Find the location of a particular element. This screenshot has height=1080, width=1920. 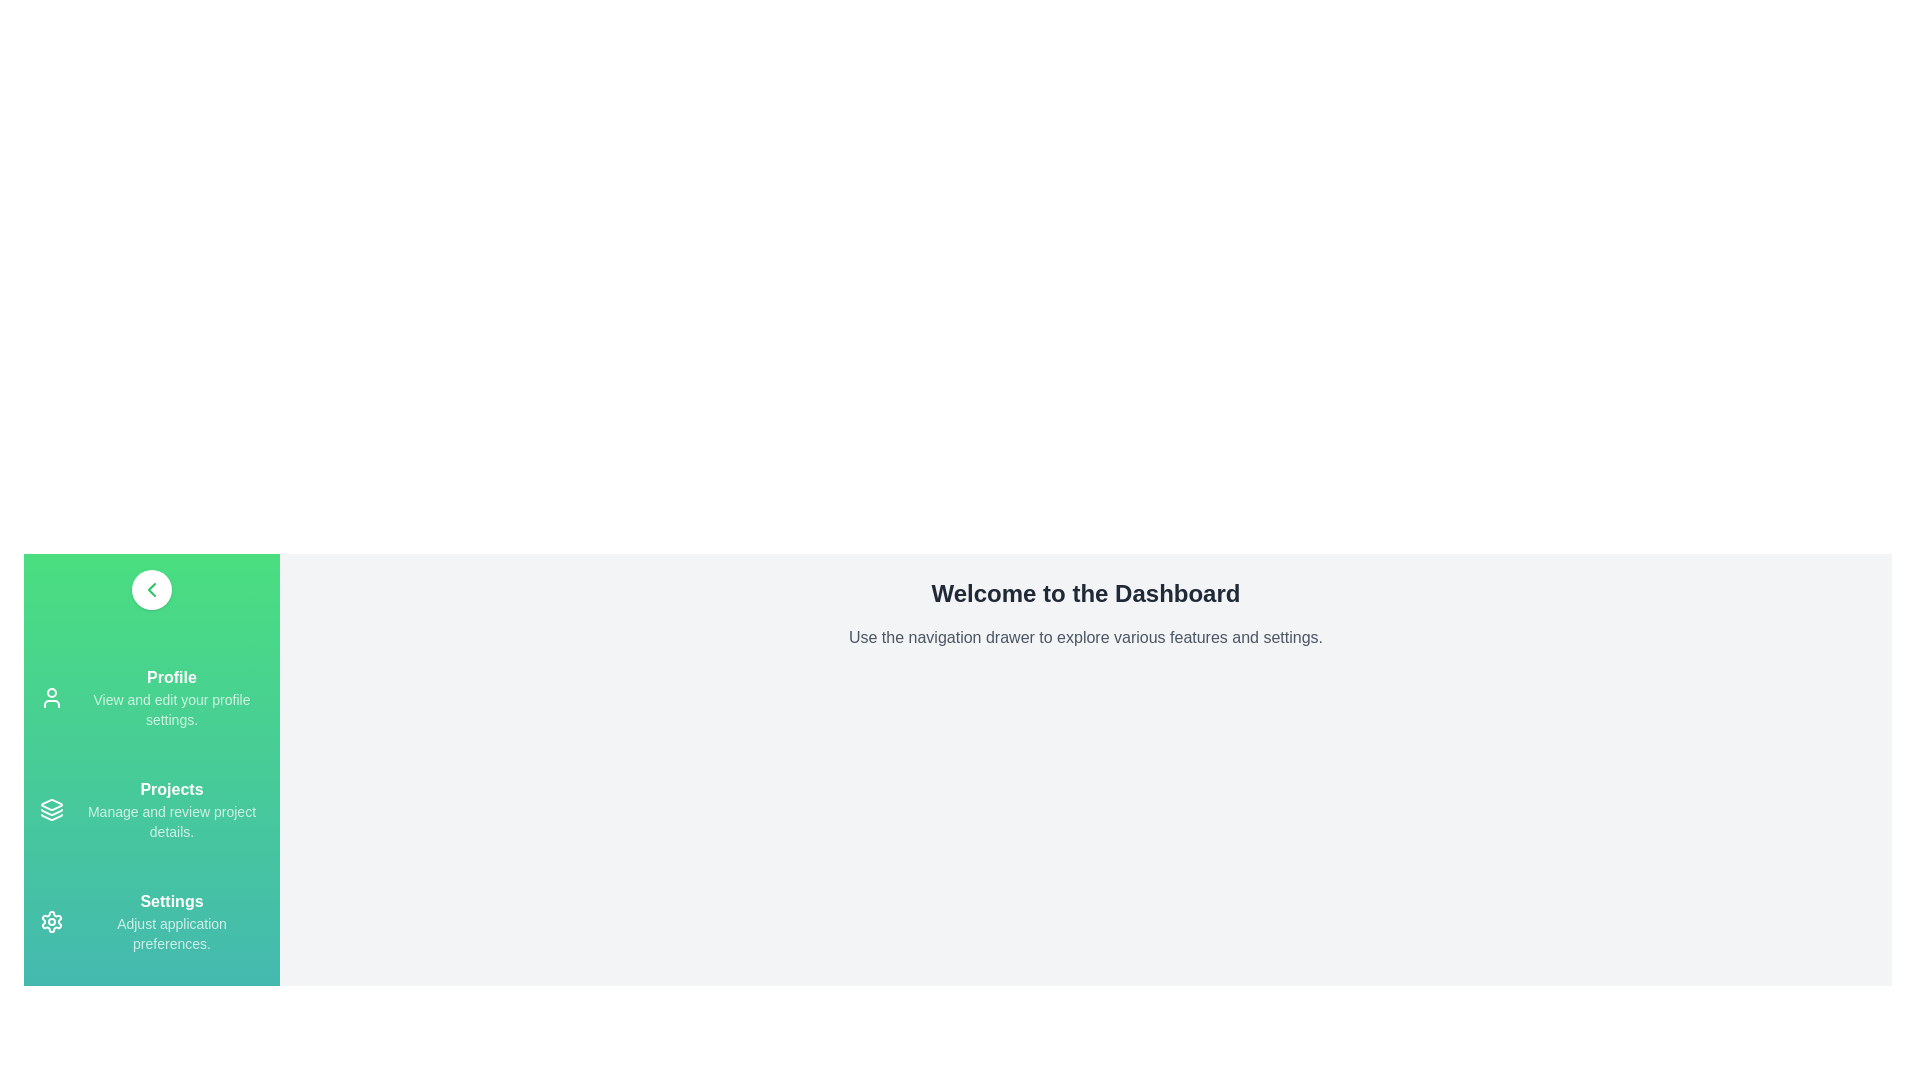

the menu item Settings from the navigation drawer is located at coordinates (151, 921).